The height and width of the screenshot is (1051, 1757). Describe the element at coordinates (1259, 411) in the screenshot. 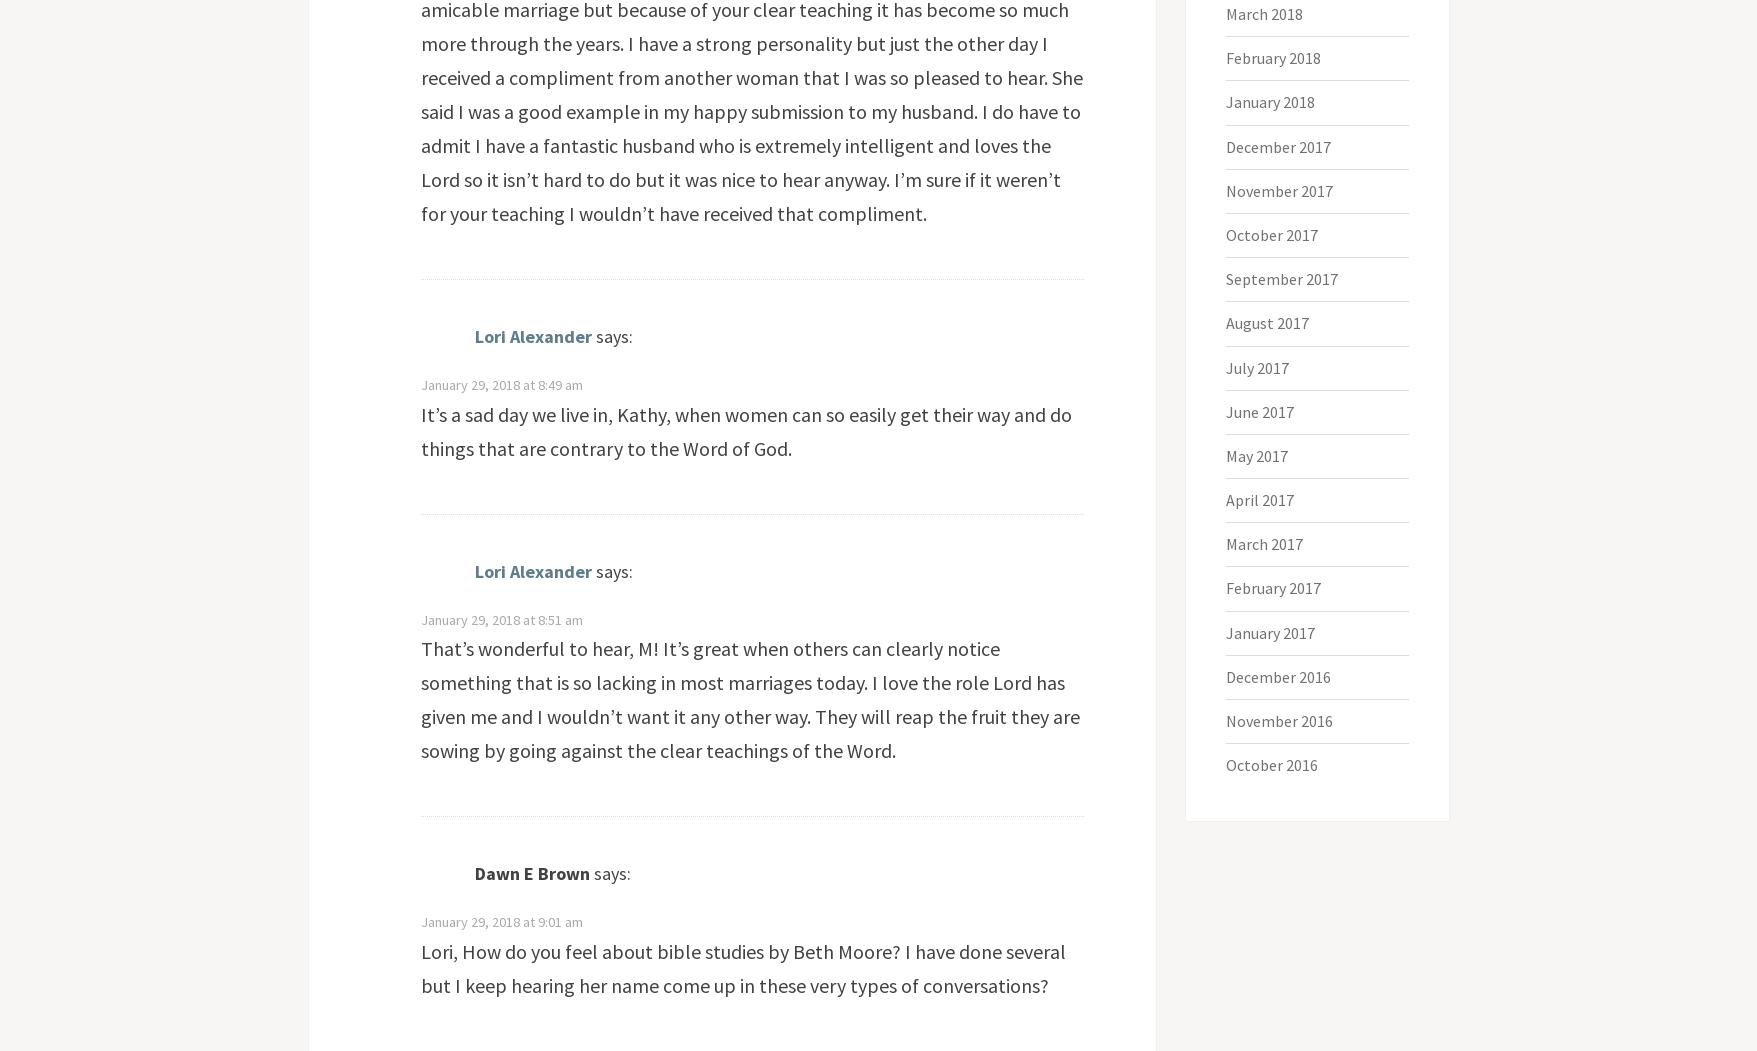

I see `'June 2017'` at that location.